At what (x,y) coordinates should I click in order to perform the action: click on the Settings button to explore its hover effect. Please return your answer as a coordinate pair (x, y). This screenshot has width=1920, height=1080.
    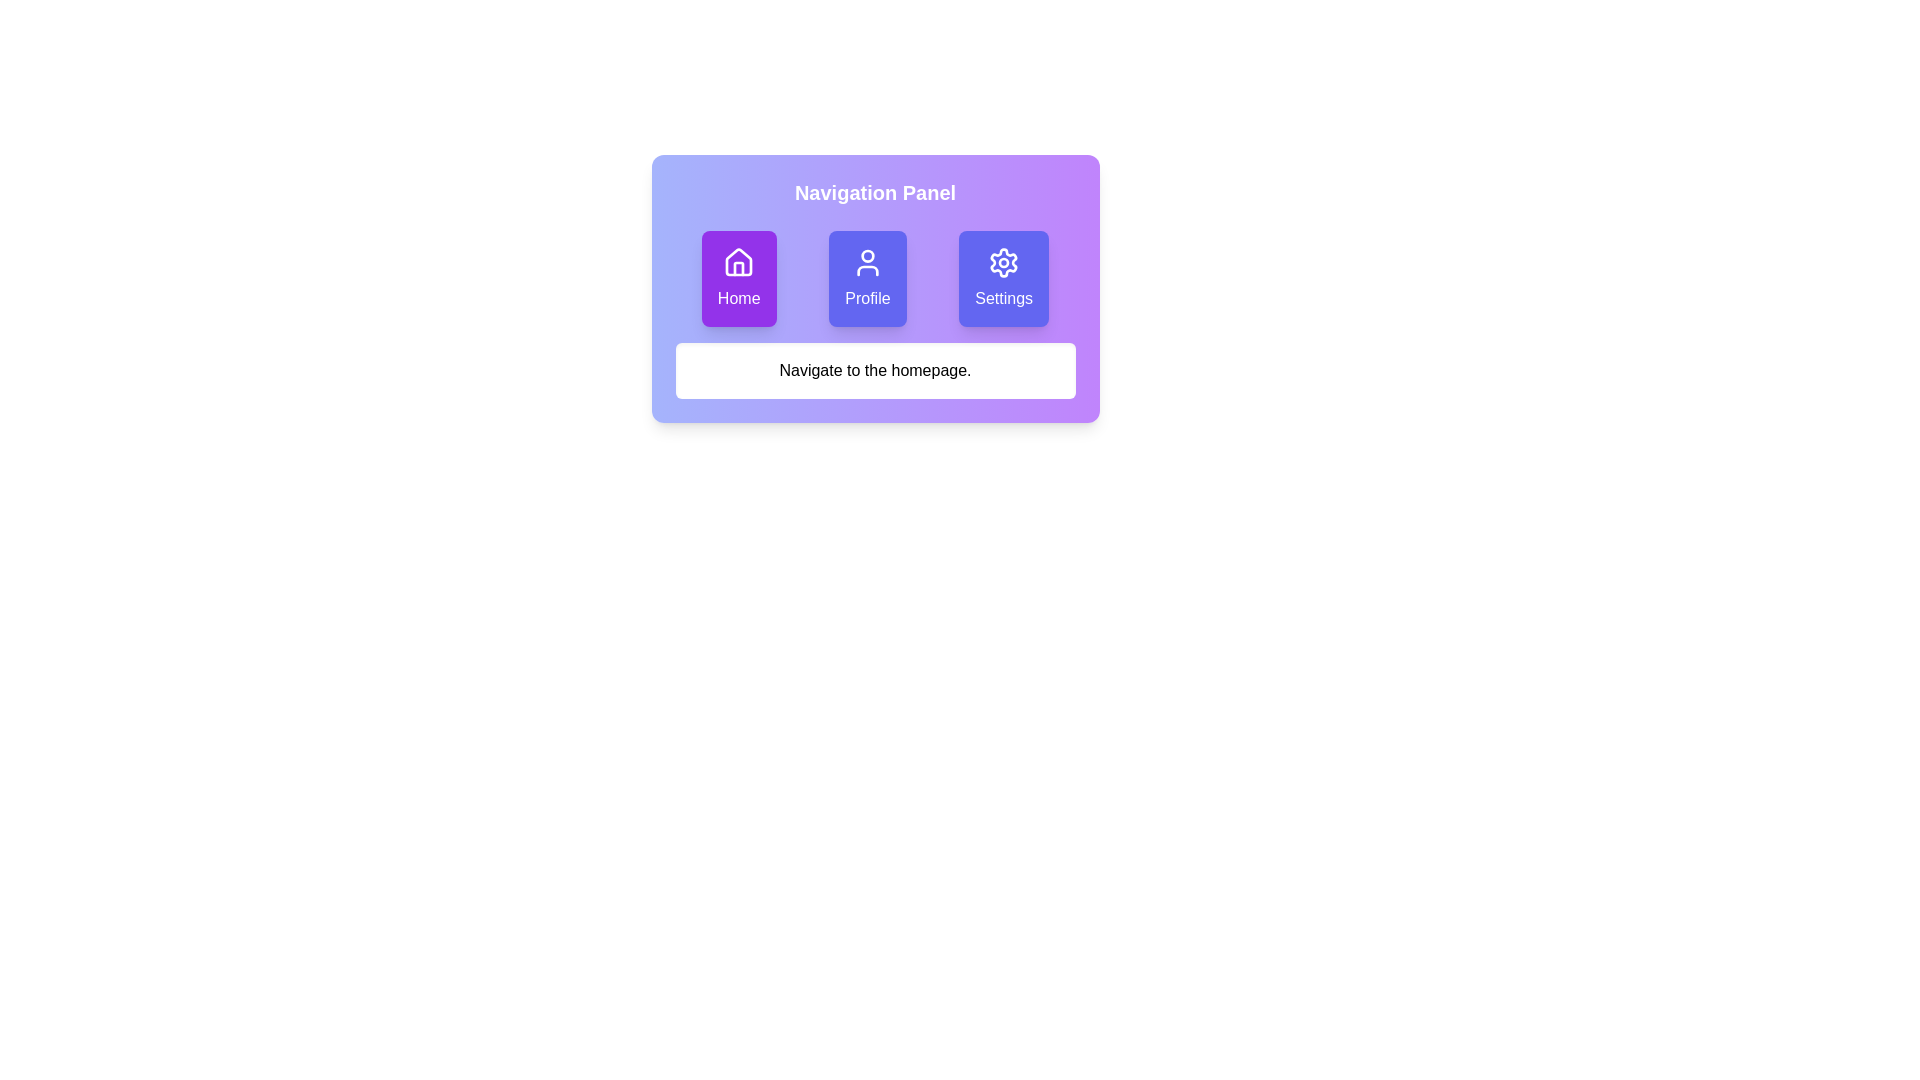
    Looking at the image, I should click on (1004, 278).